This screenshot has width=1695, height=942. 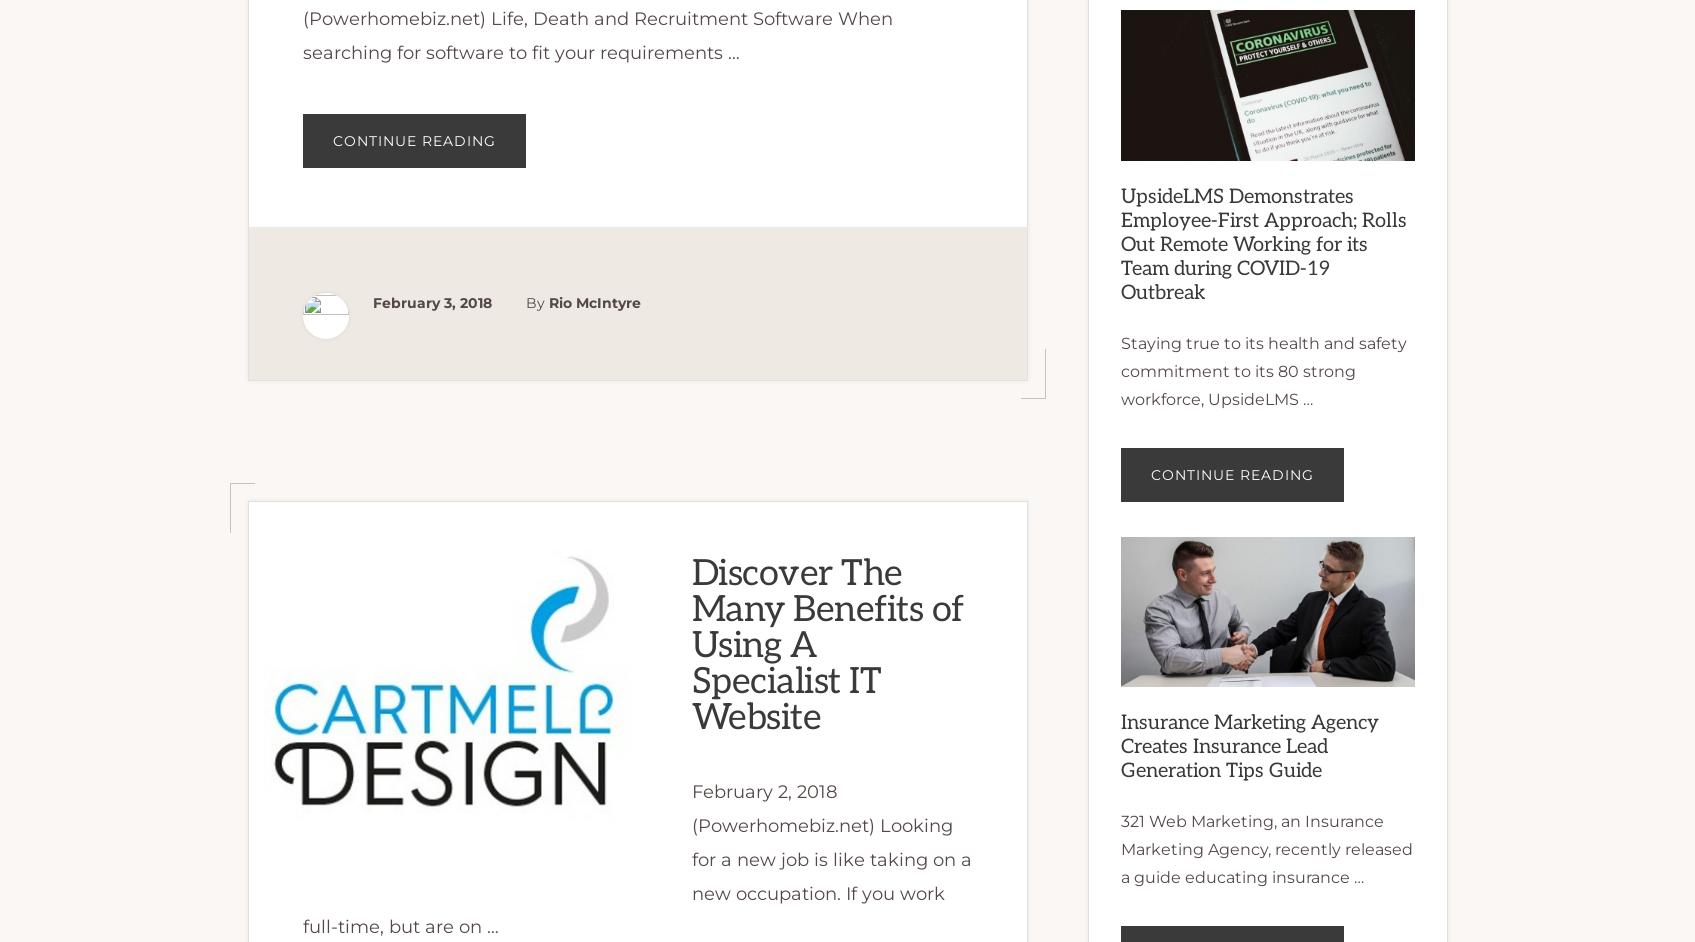 What do you see at coordinates (433, 55) in the screenshot?
I see `'Tech News'` at bounding box center [433, 55].